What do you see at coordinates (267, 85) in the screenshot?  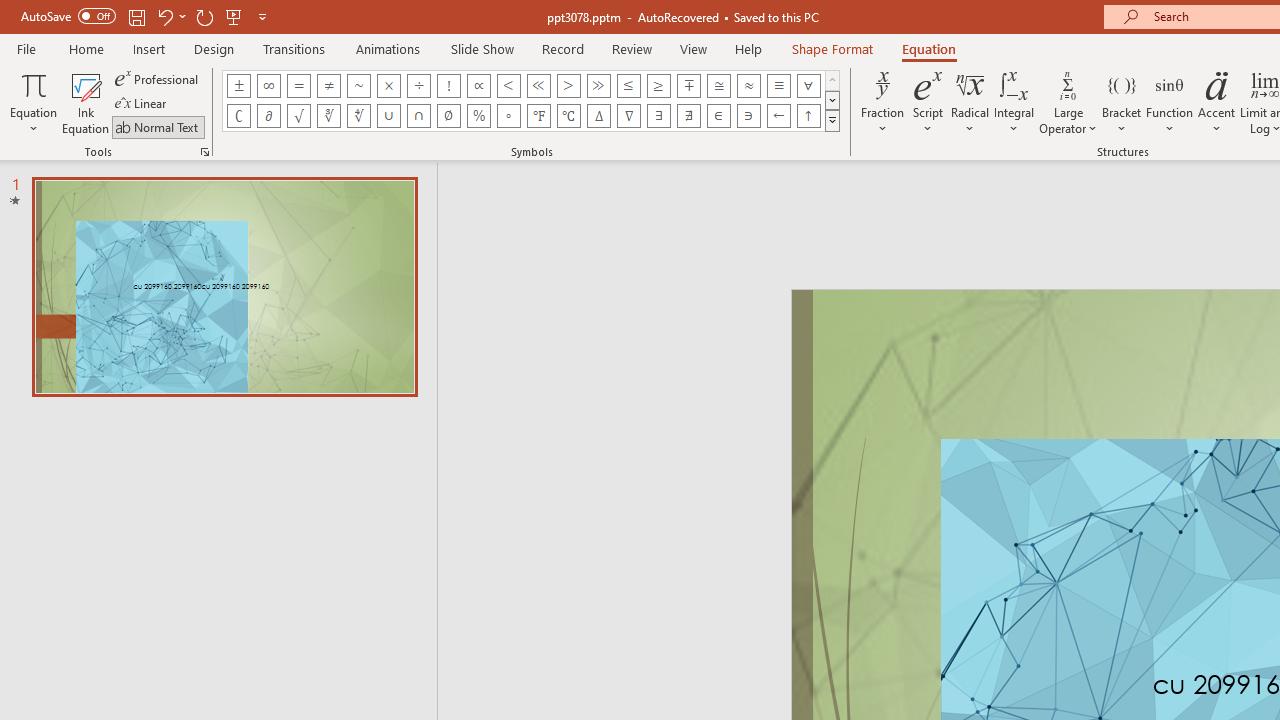 I see `'Equation Symbol Infinity'` at bounding box center [267, 85].